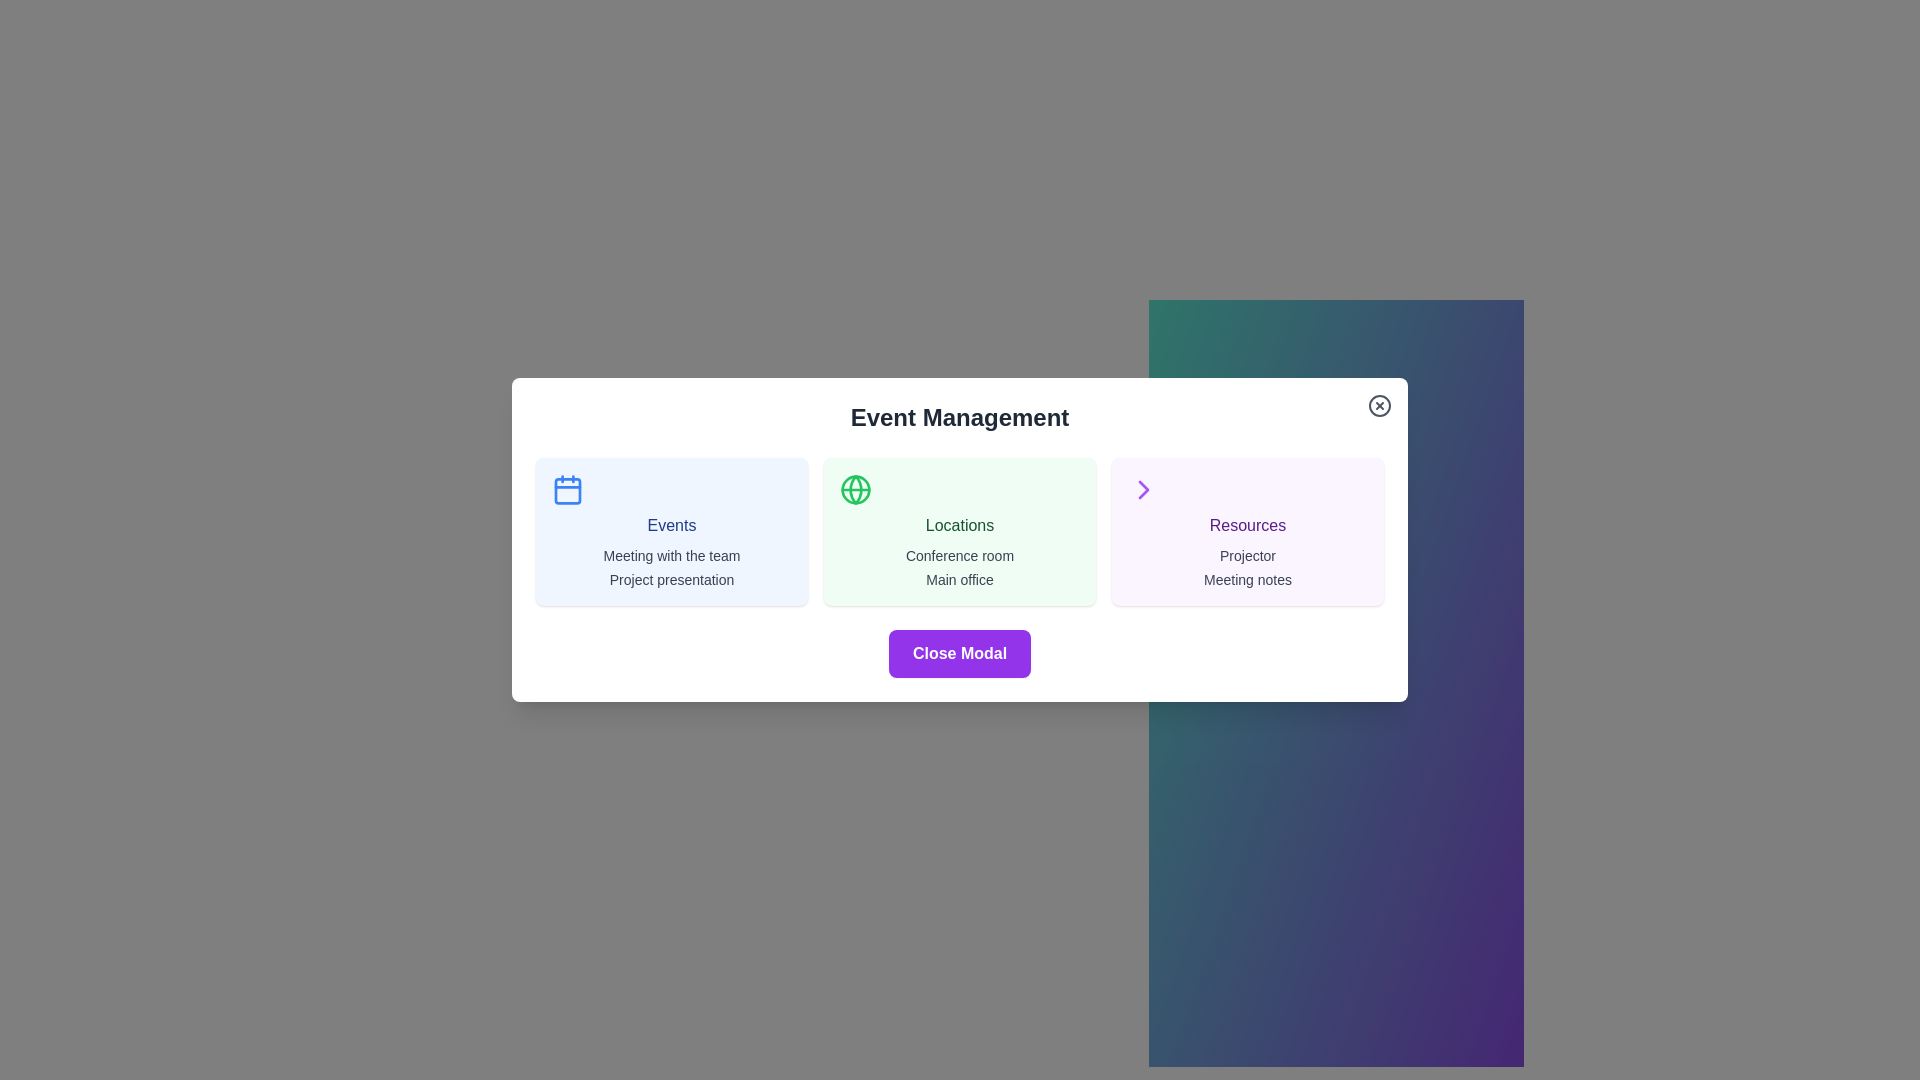  I want to click on the blue rectangular shape with rounded corners inside the calendar icon labeled 'Events' located in the leftmost section of the icon row, so click(566, 490).